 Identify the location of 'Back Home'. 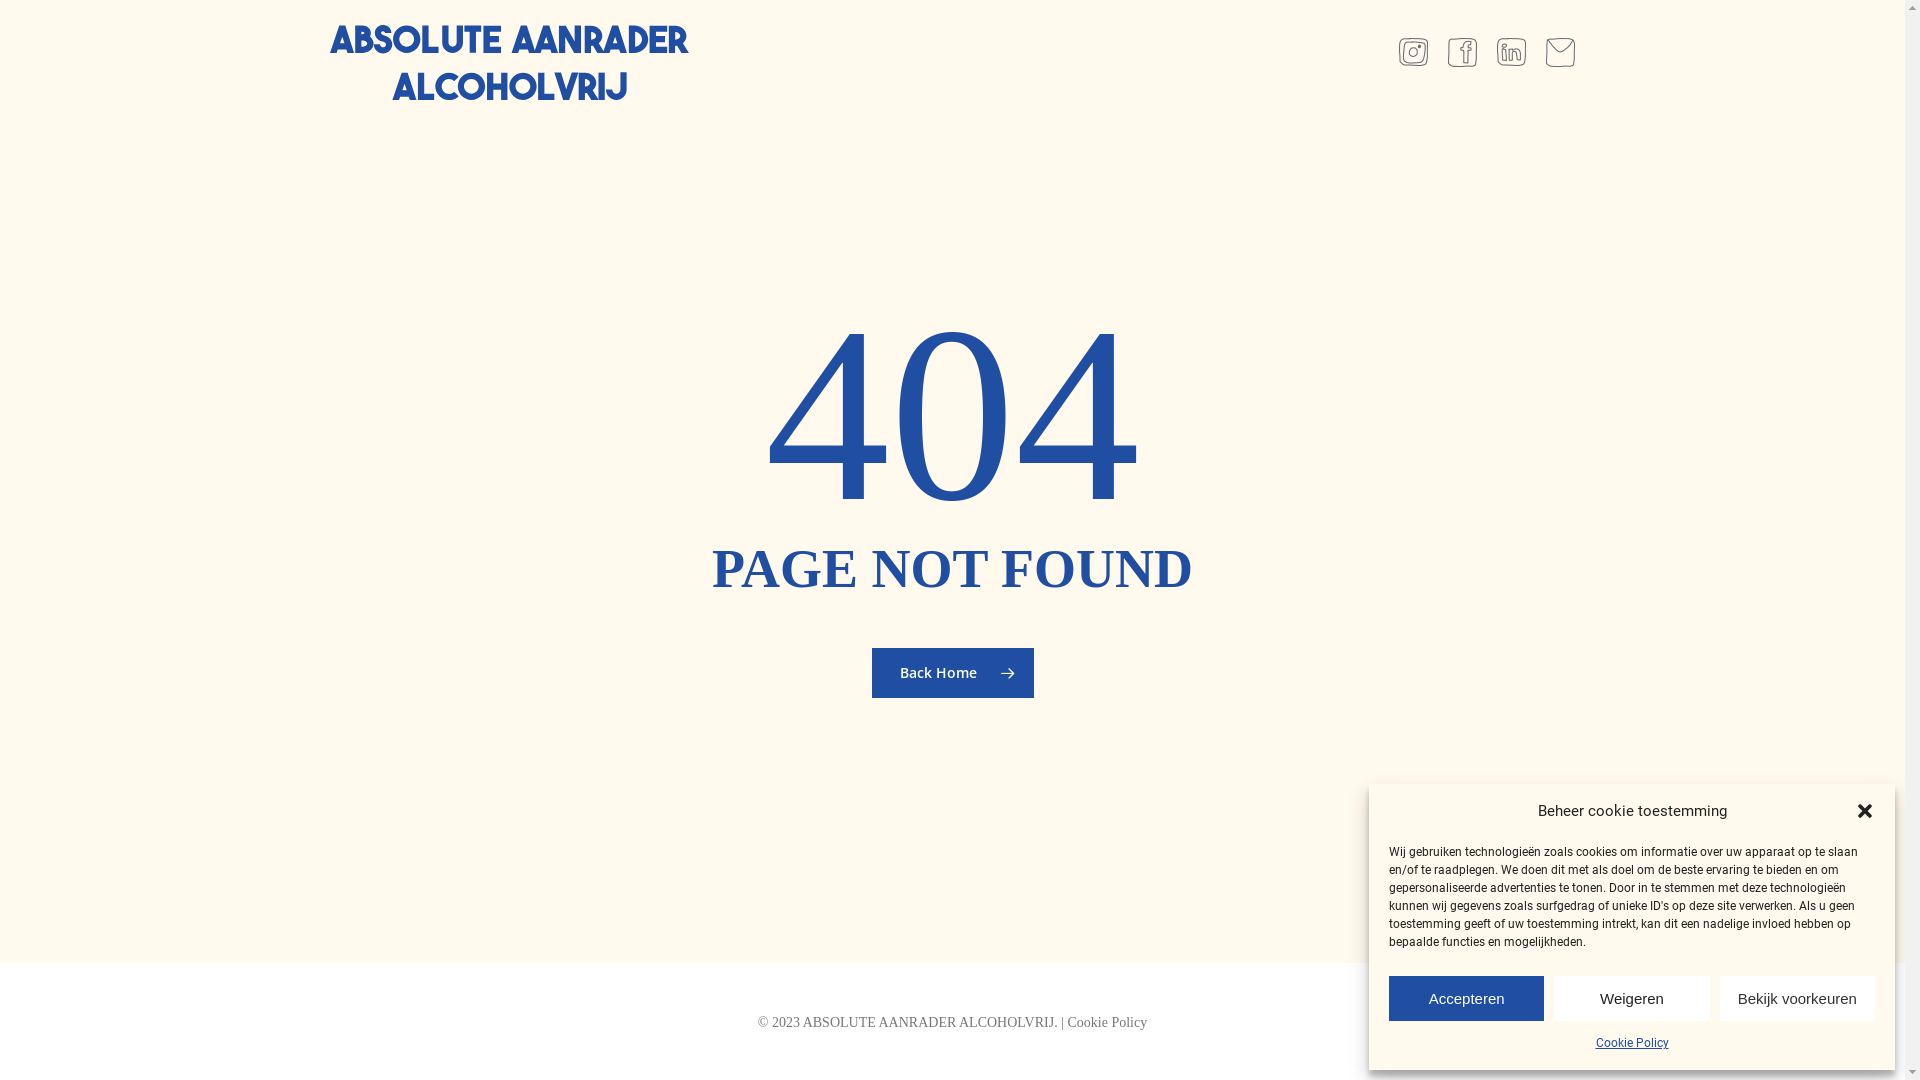
(952, 672).